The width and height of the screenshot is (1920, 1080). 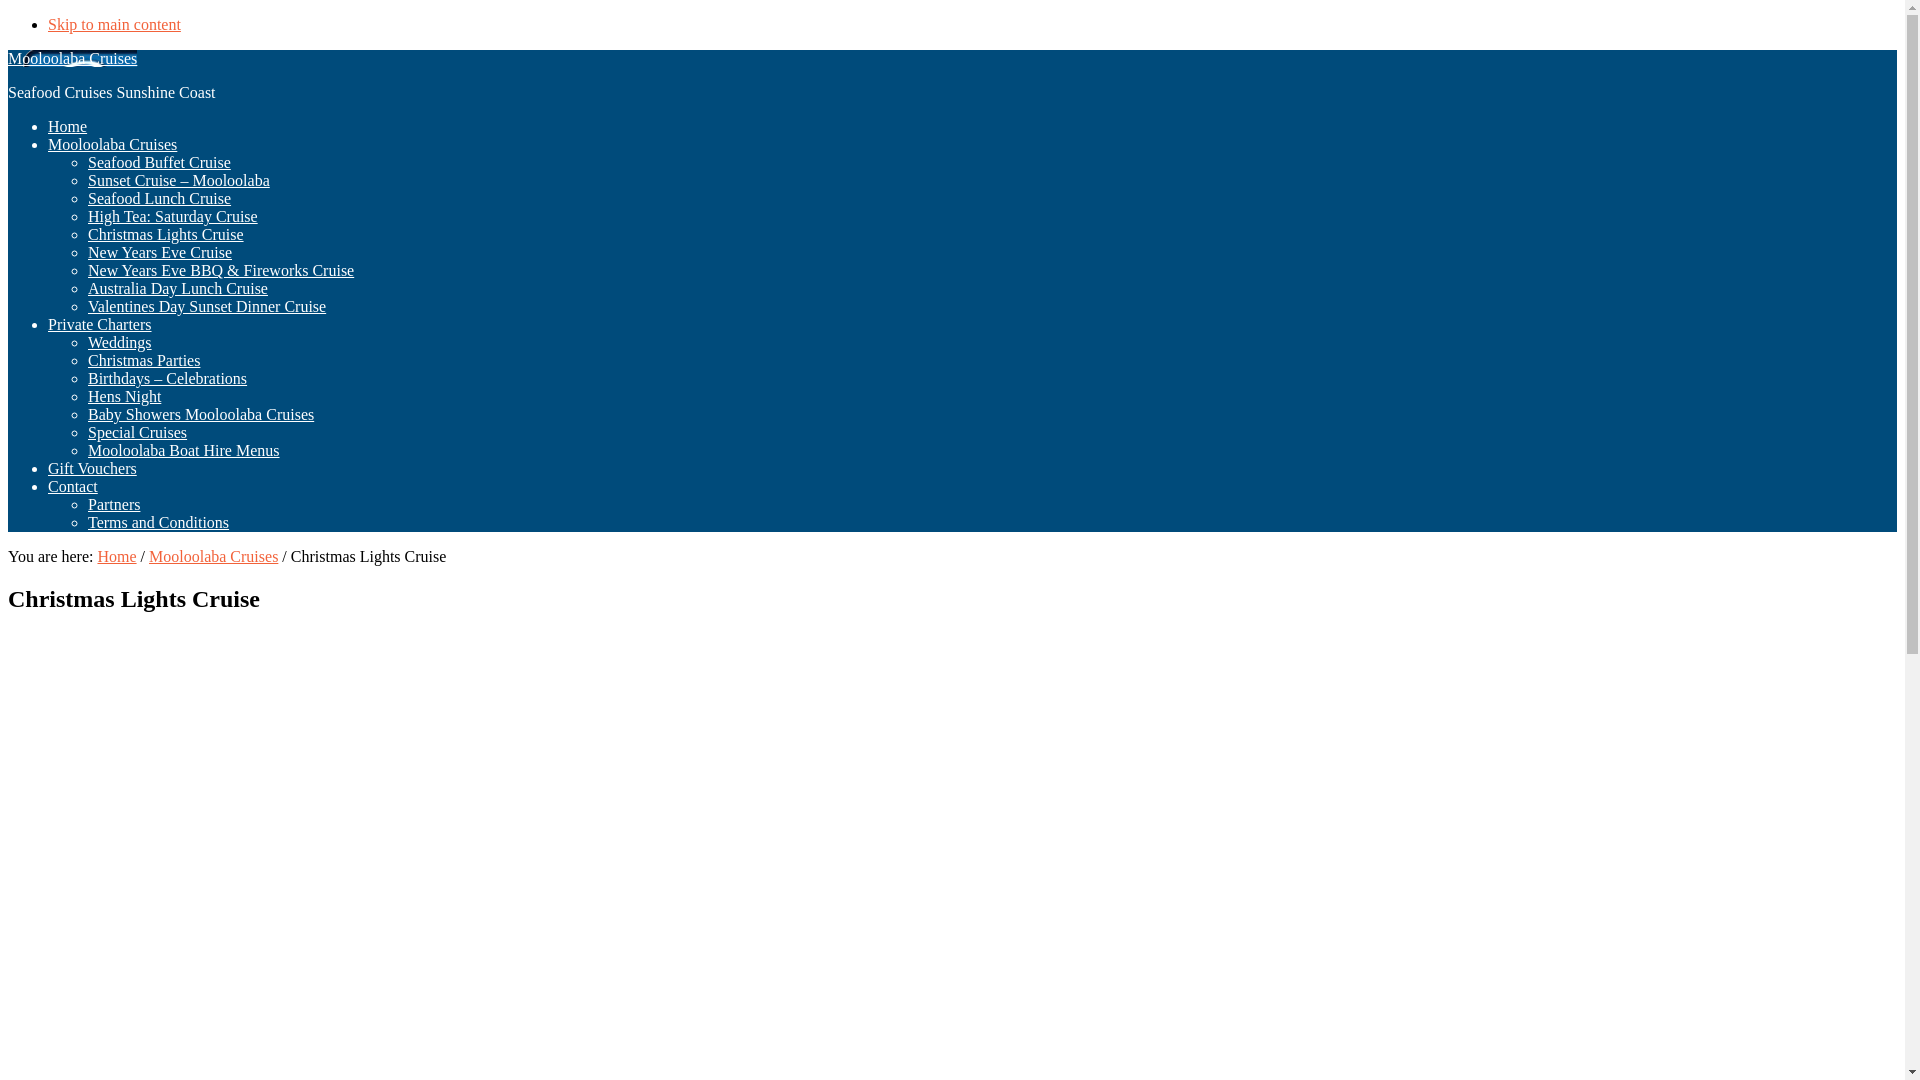 What do you see at coordinates (220, 270) in the screenshot?
I see `'New Years Eve BBQ & Fireworks Cruise'` at bounding box center [220, 270].